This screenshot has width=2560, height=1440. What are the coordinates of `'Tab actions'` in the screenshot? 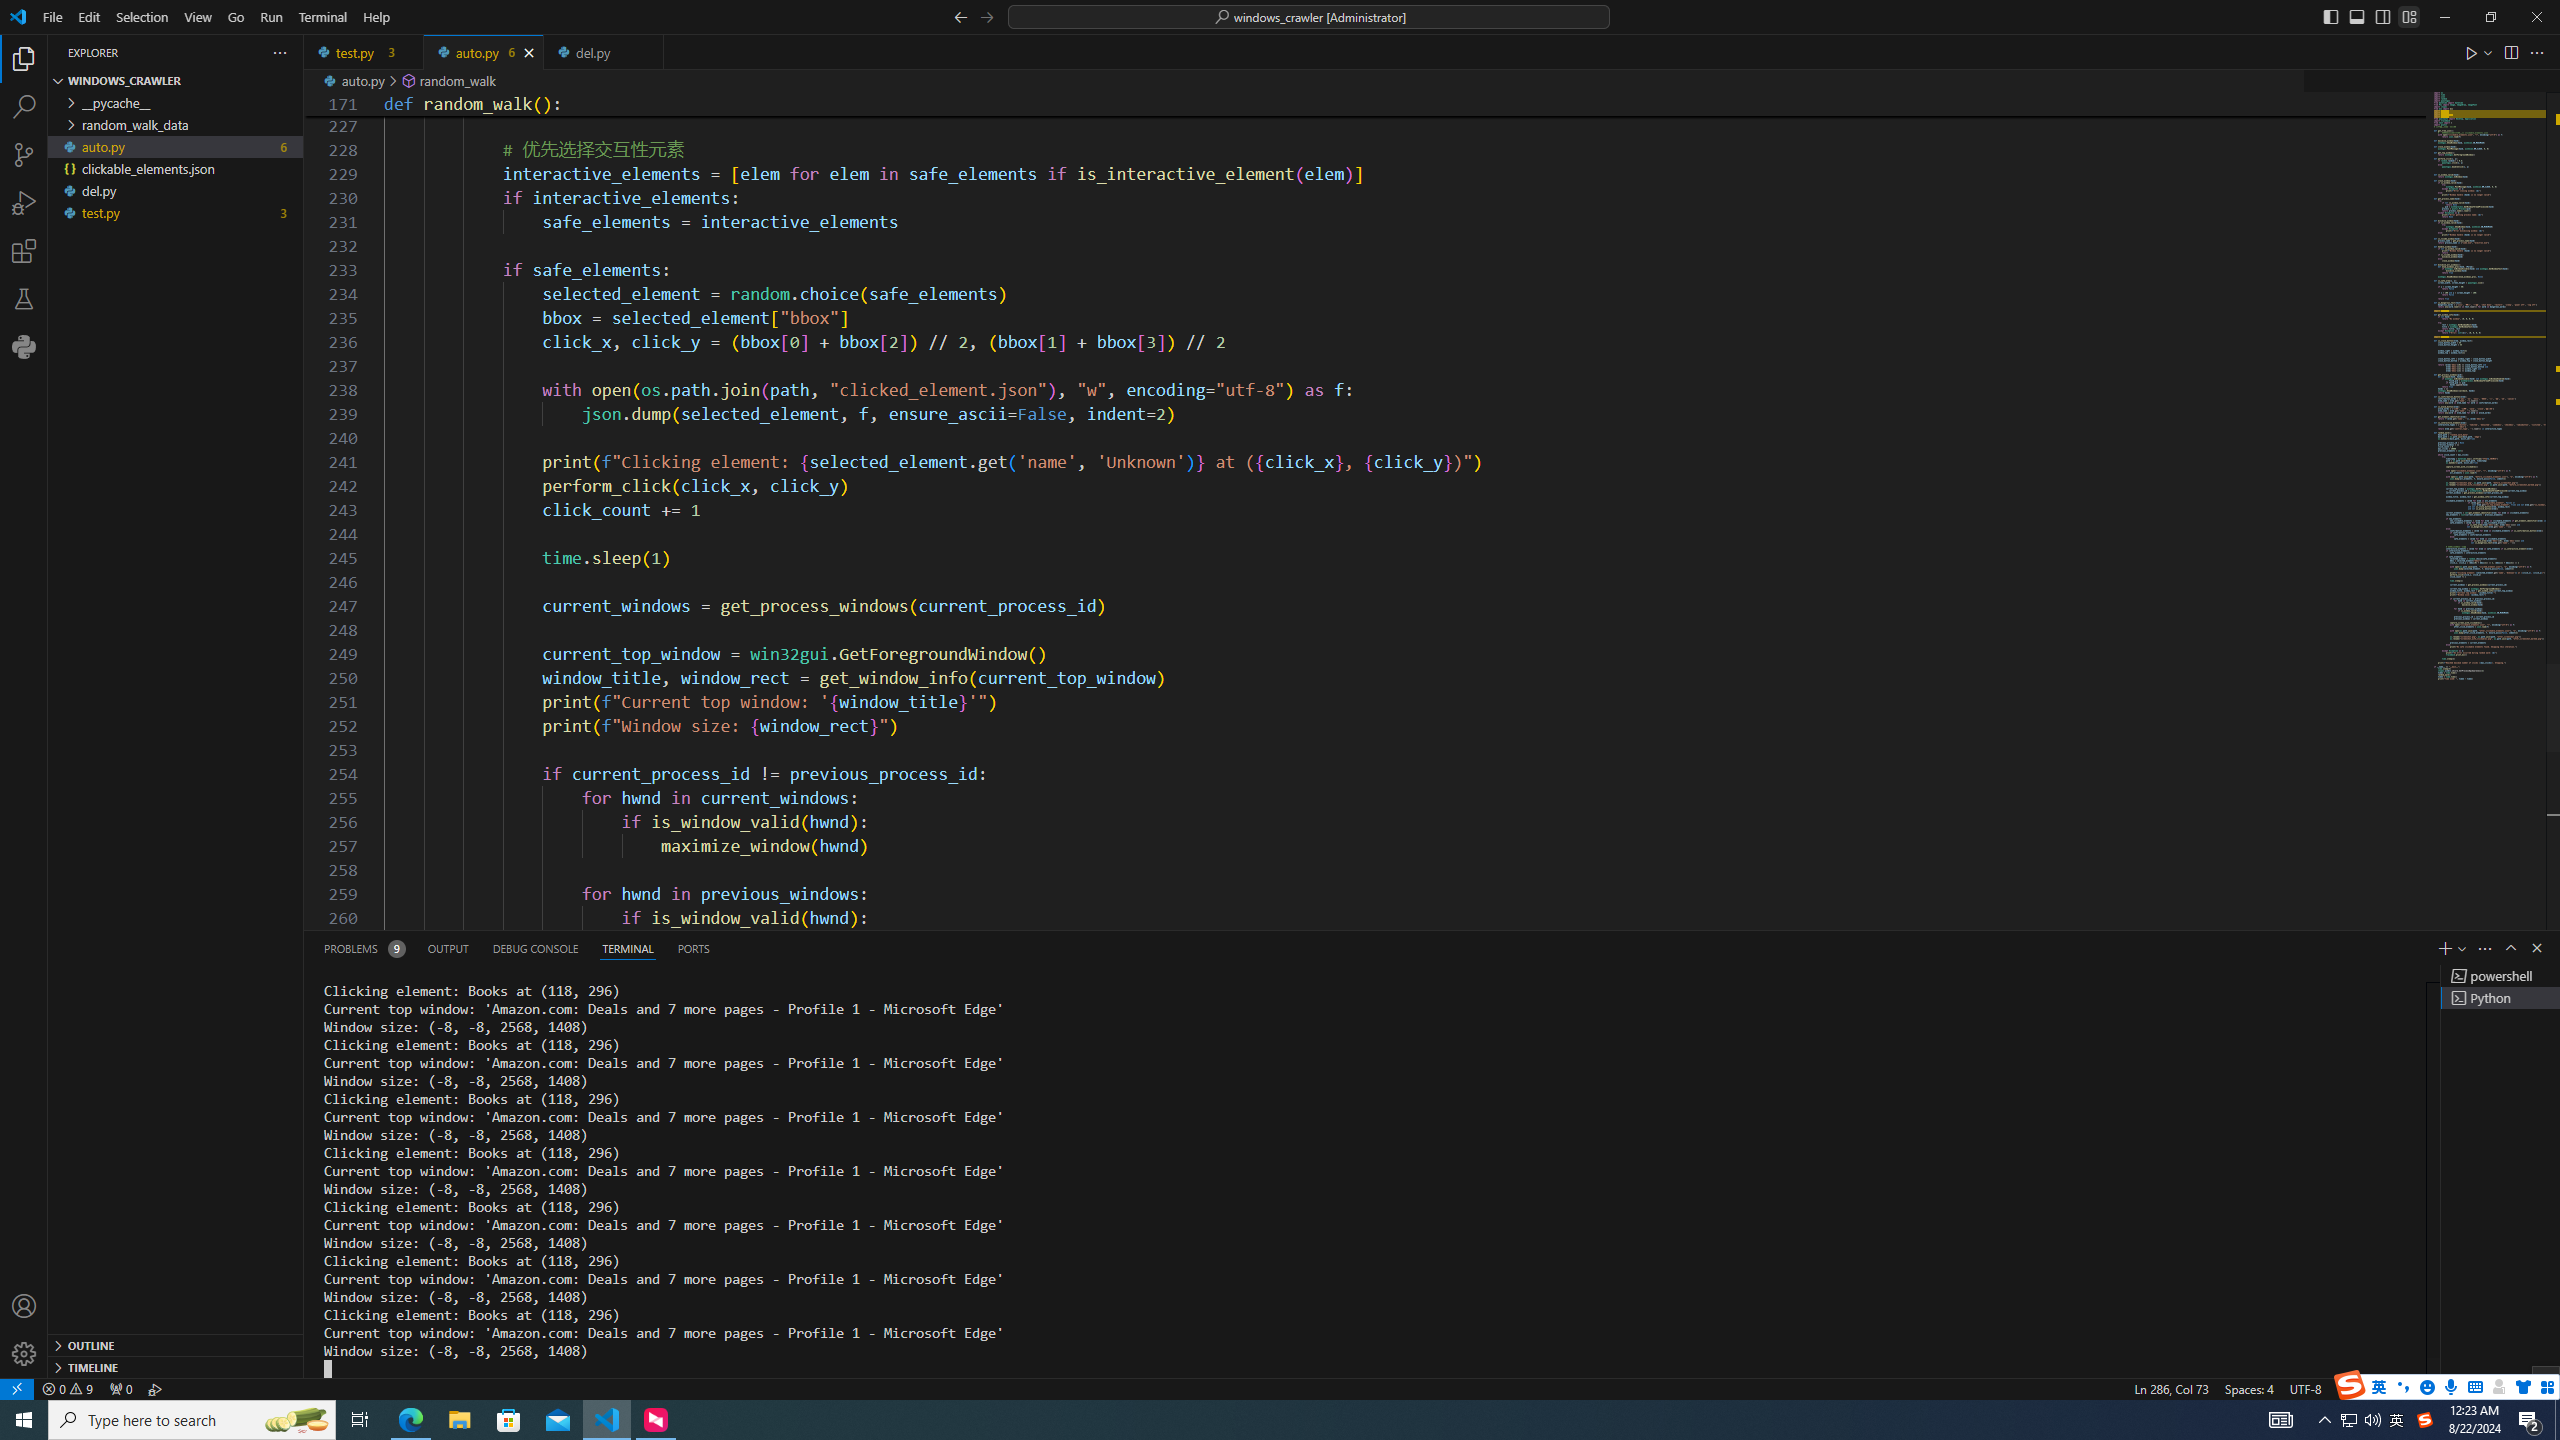 It's located at (648, 51).